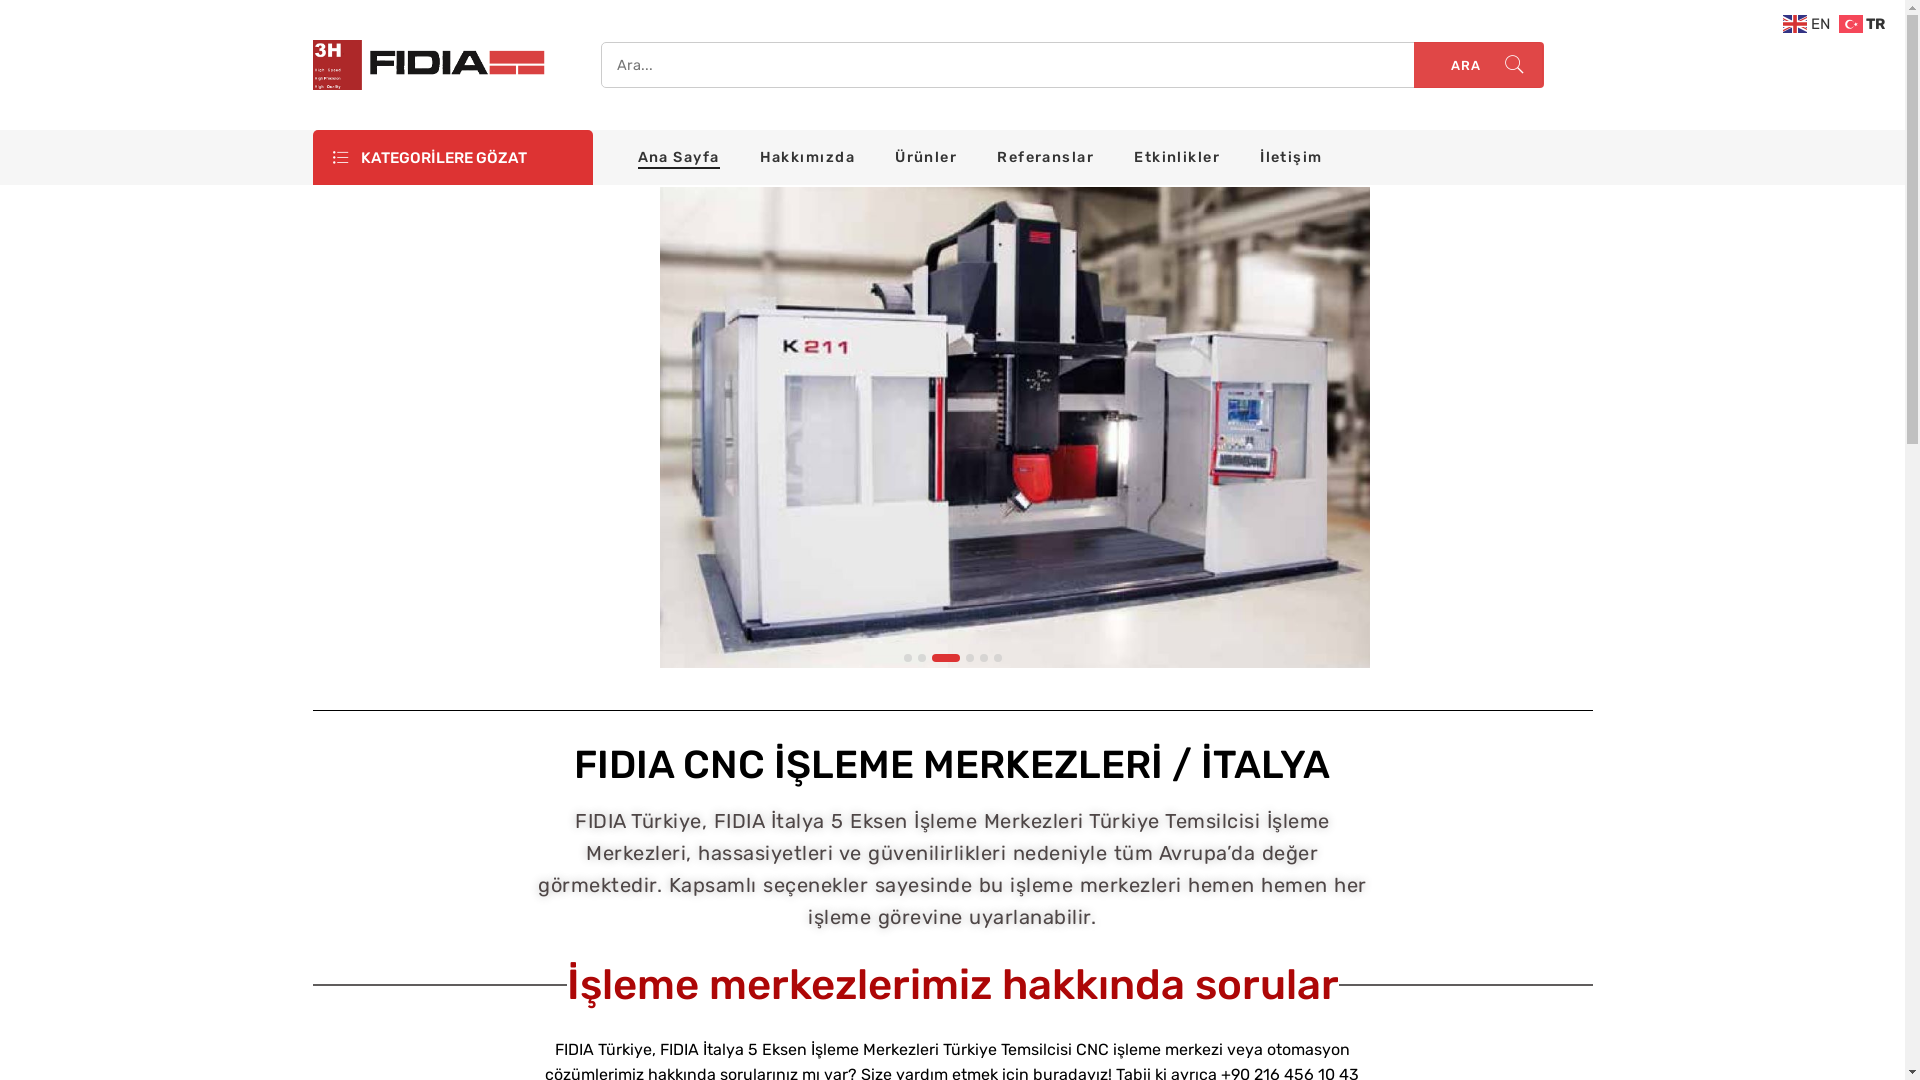 This screenshot has height=1080, width=1920. What do you see at coordinates (678, 156) in the screenshot?
I see `'Ana Sayfa'` at bounding box center [678, 156].